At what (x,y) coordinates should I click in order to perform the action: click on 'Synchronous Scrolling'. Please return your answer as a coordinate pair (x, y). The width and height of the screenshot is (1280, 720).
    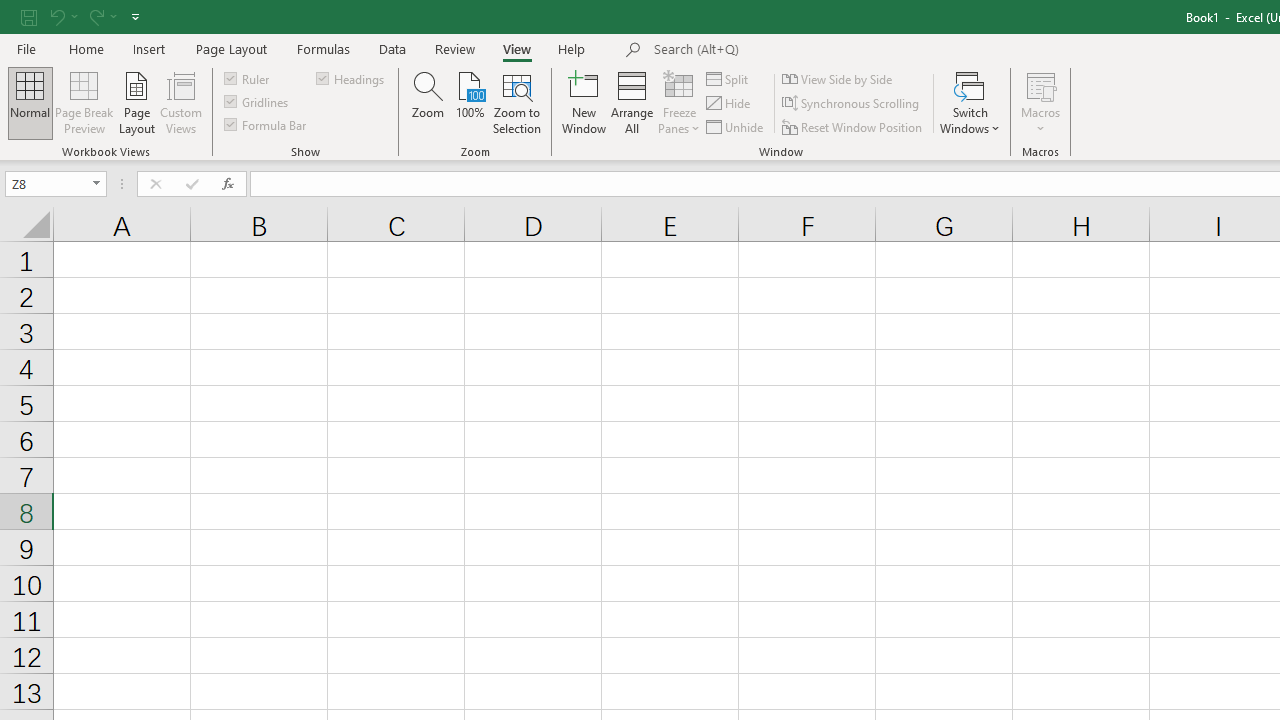
    Looking at the image, I should click on (852, 103).